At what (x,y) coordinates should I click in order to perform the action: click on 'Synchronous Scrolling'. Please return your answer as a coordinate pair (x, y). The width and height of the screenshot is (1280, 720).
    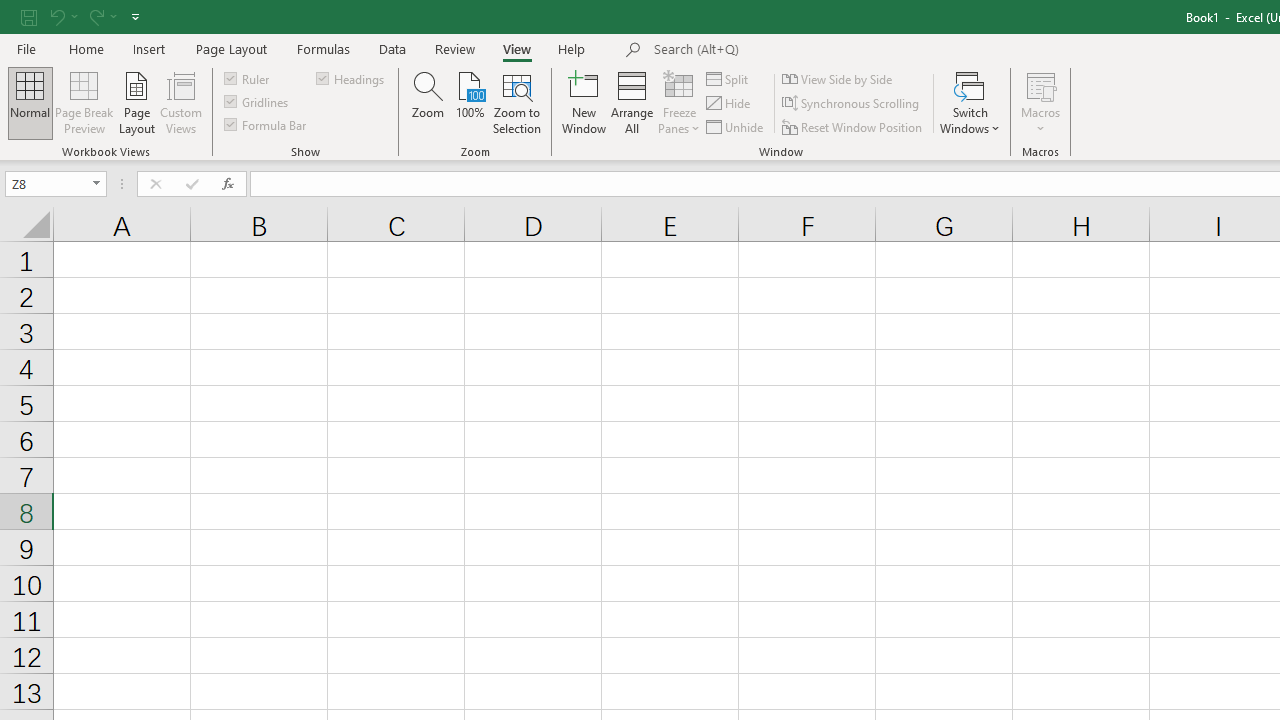
    Looking at the image, I should click on (852, 103).